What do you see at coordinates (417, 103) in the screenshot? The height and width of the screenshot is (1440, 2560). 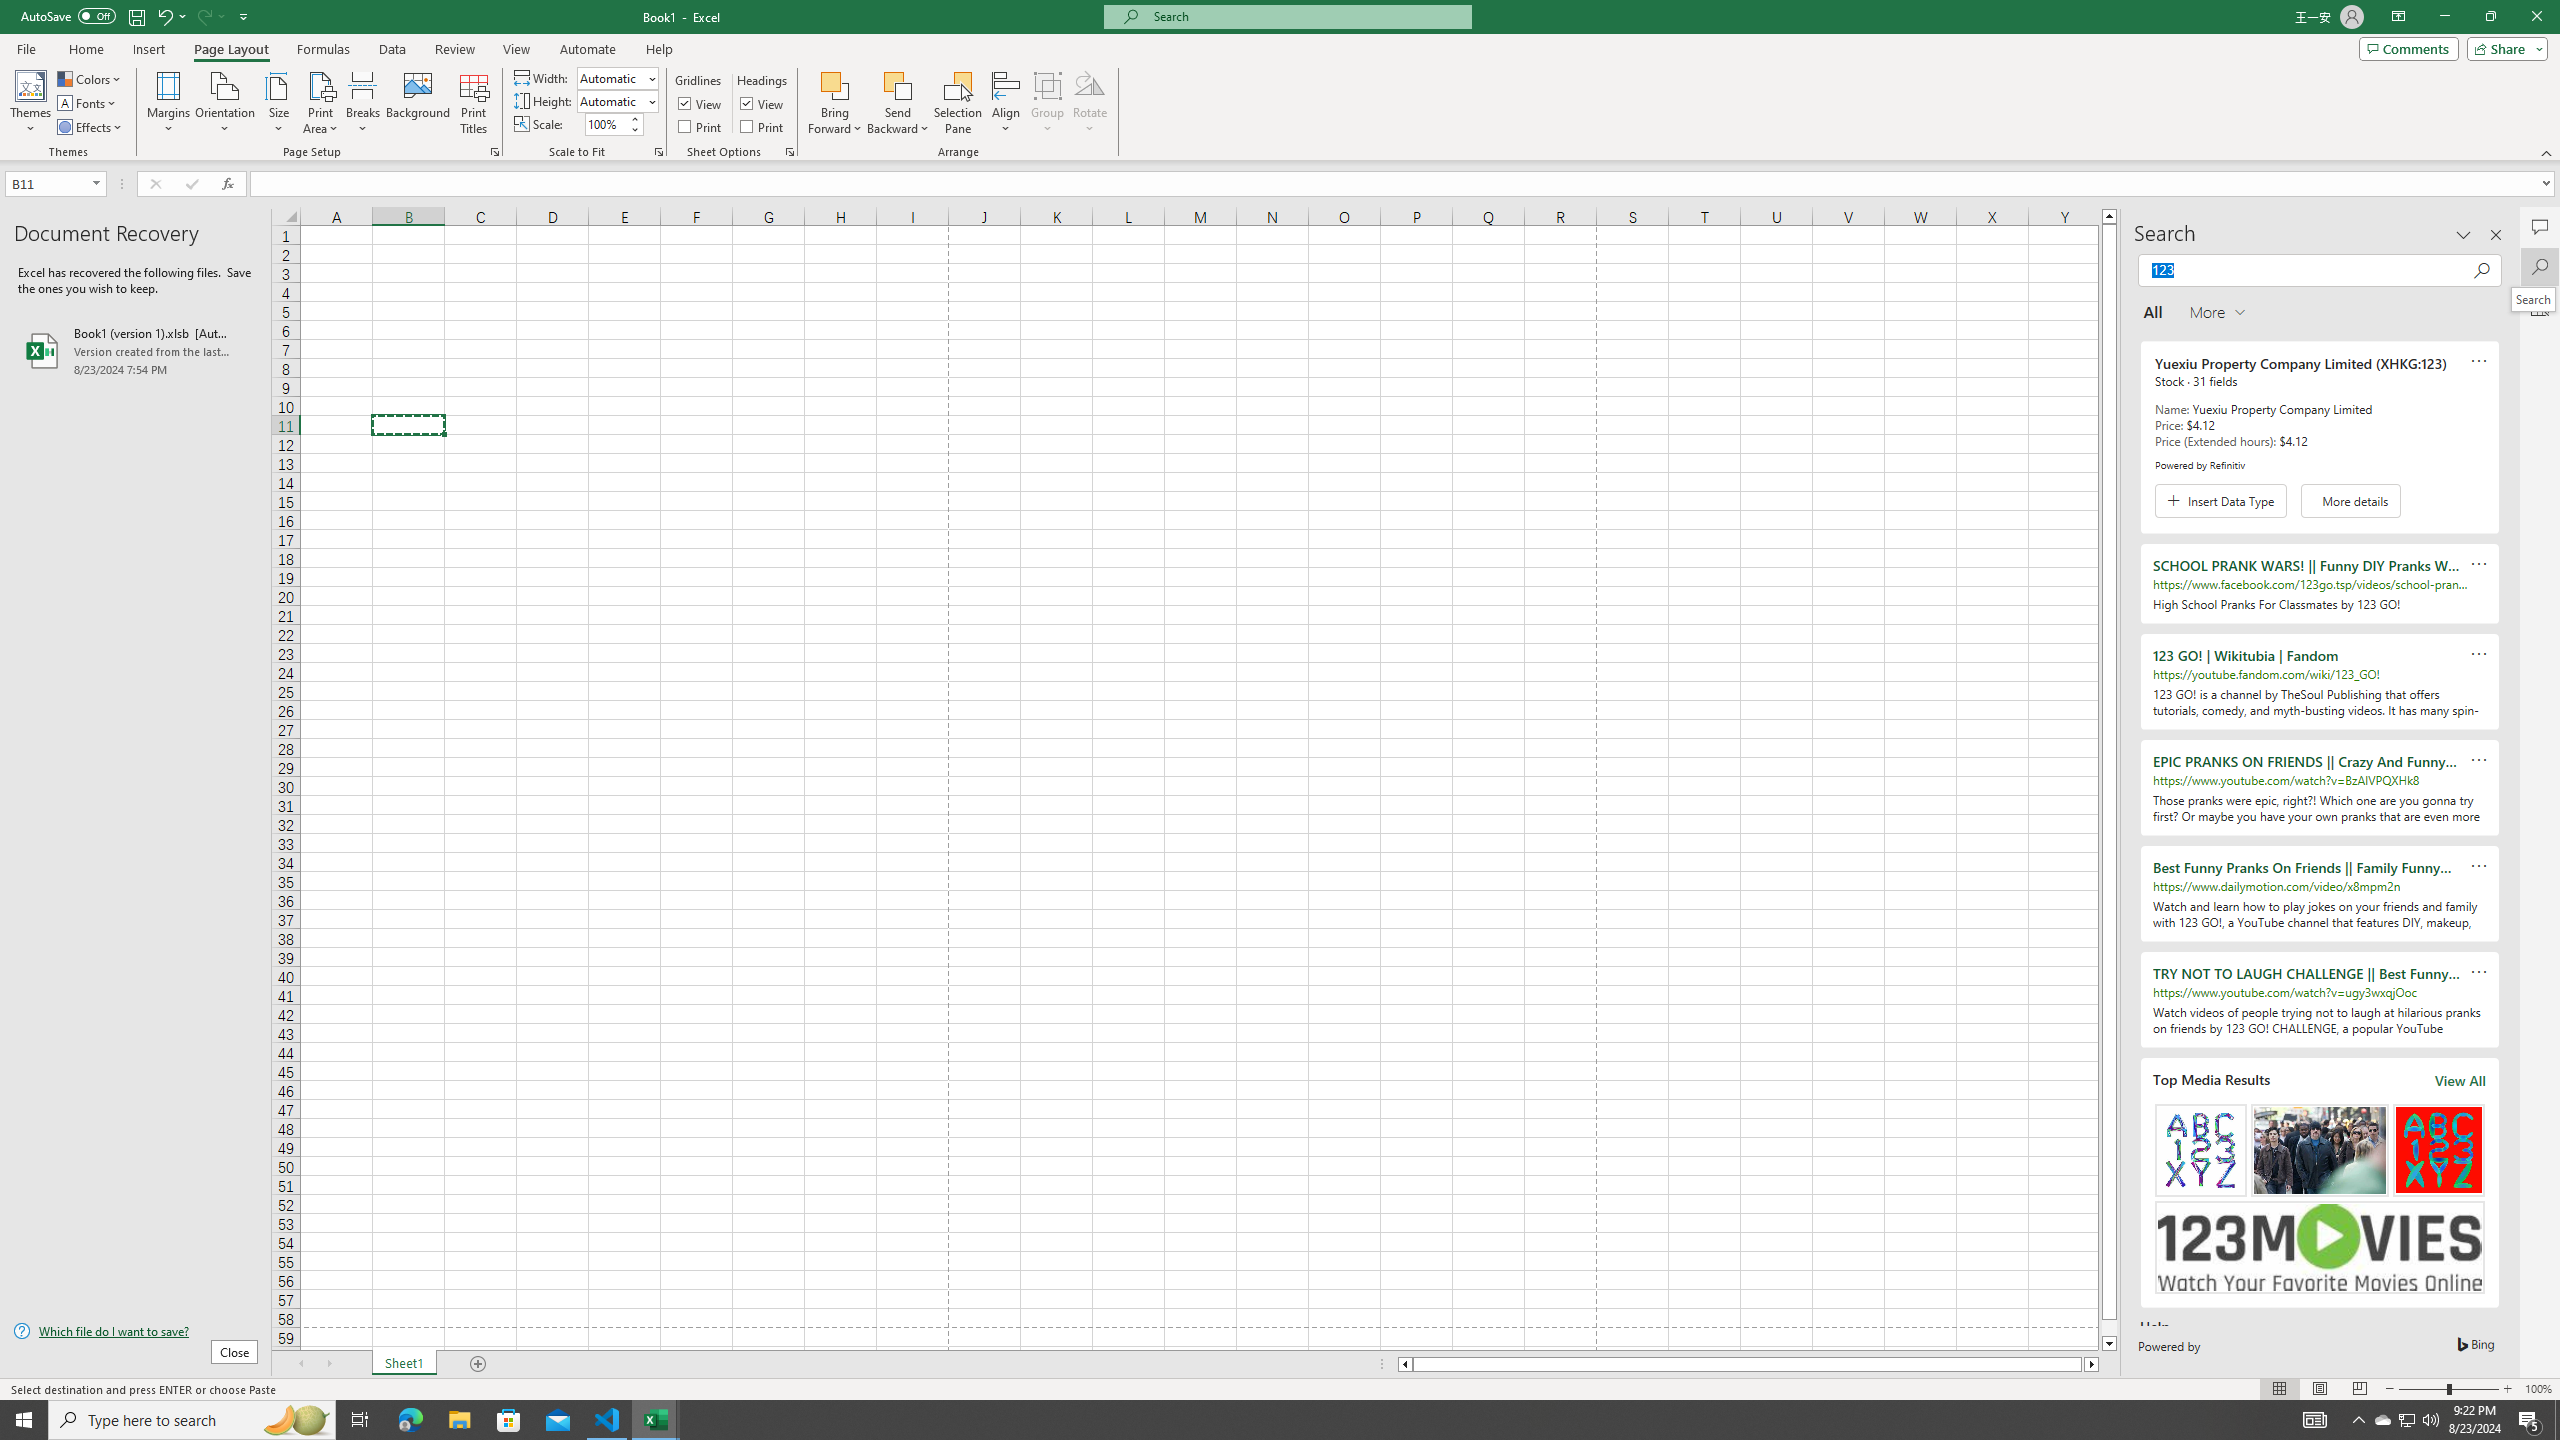 I see `'Background...'` at bounding box center [417, 103].